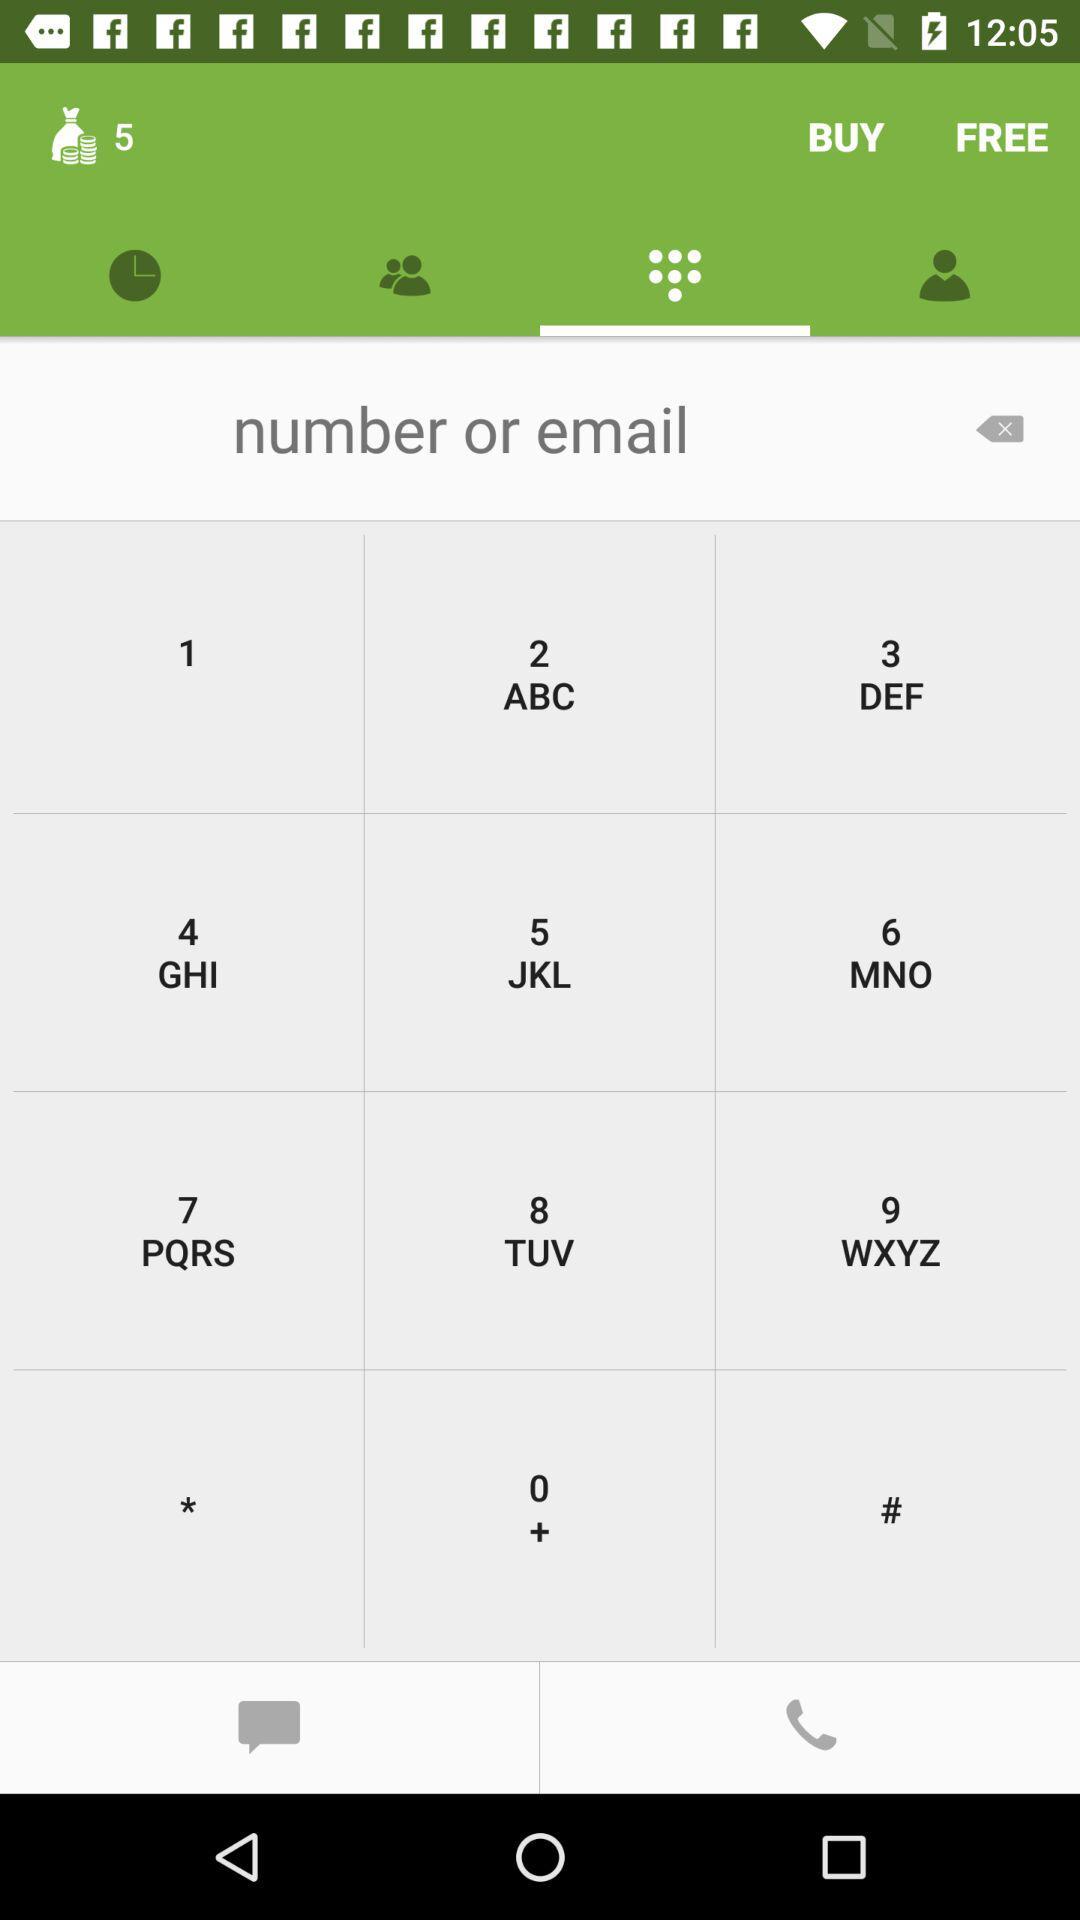  What do you see at coordinates (538, 1229) in the screenshot?
I see `the 8` at bounding box center [538, 1229].